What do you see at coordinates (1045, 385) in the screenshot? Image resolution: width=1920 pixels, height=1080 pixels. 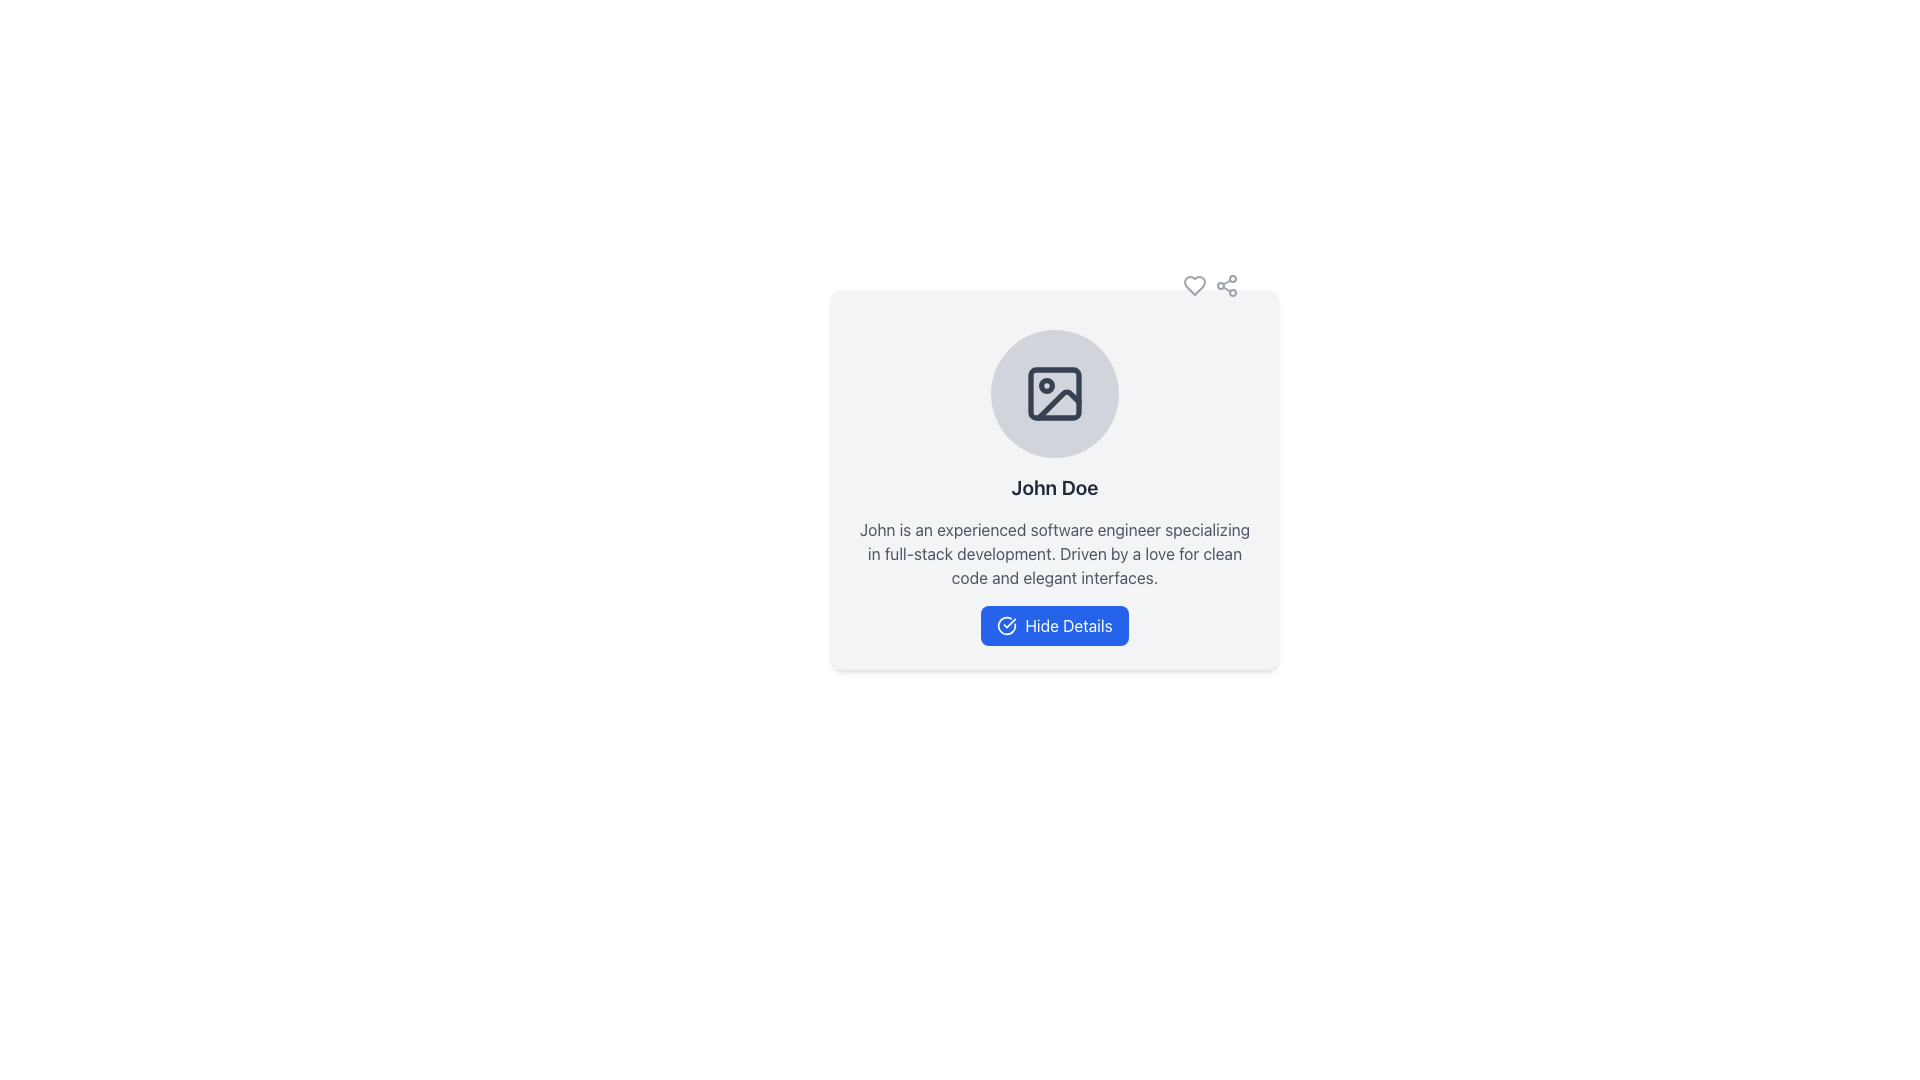 I see `the small decorative circular element located within the picture frame icon above the name 'John Doe' on the main card` at bounding box center [1045, 385].